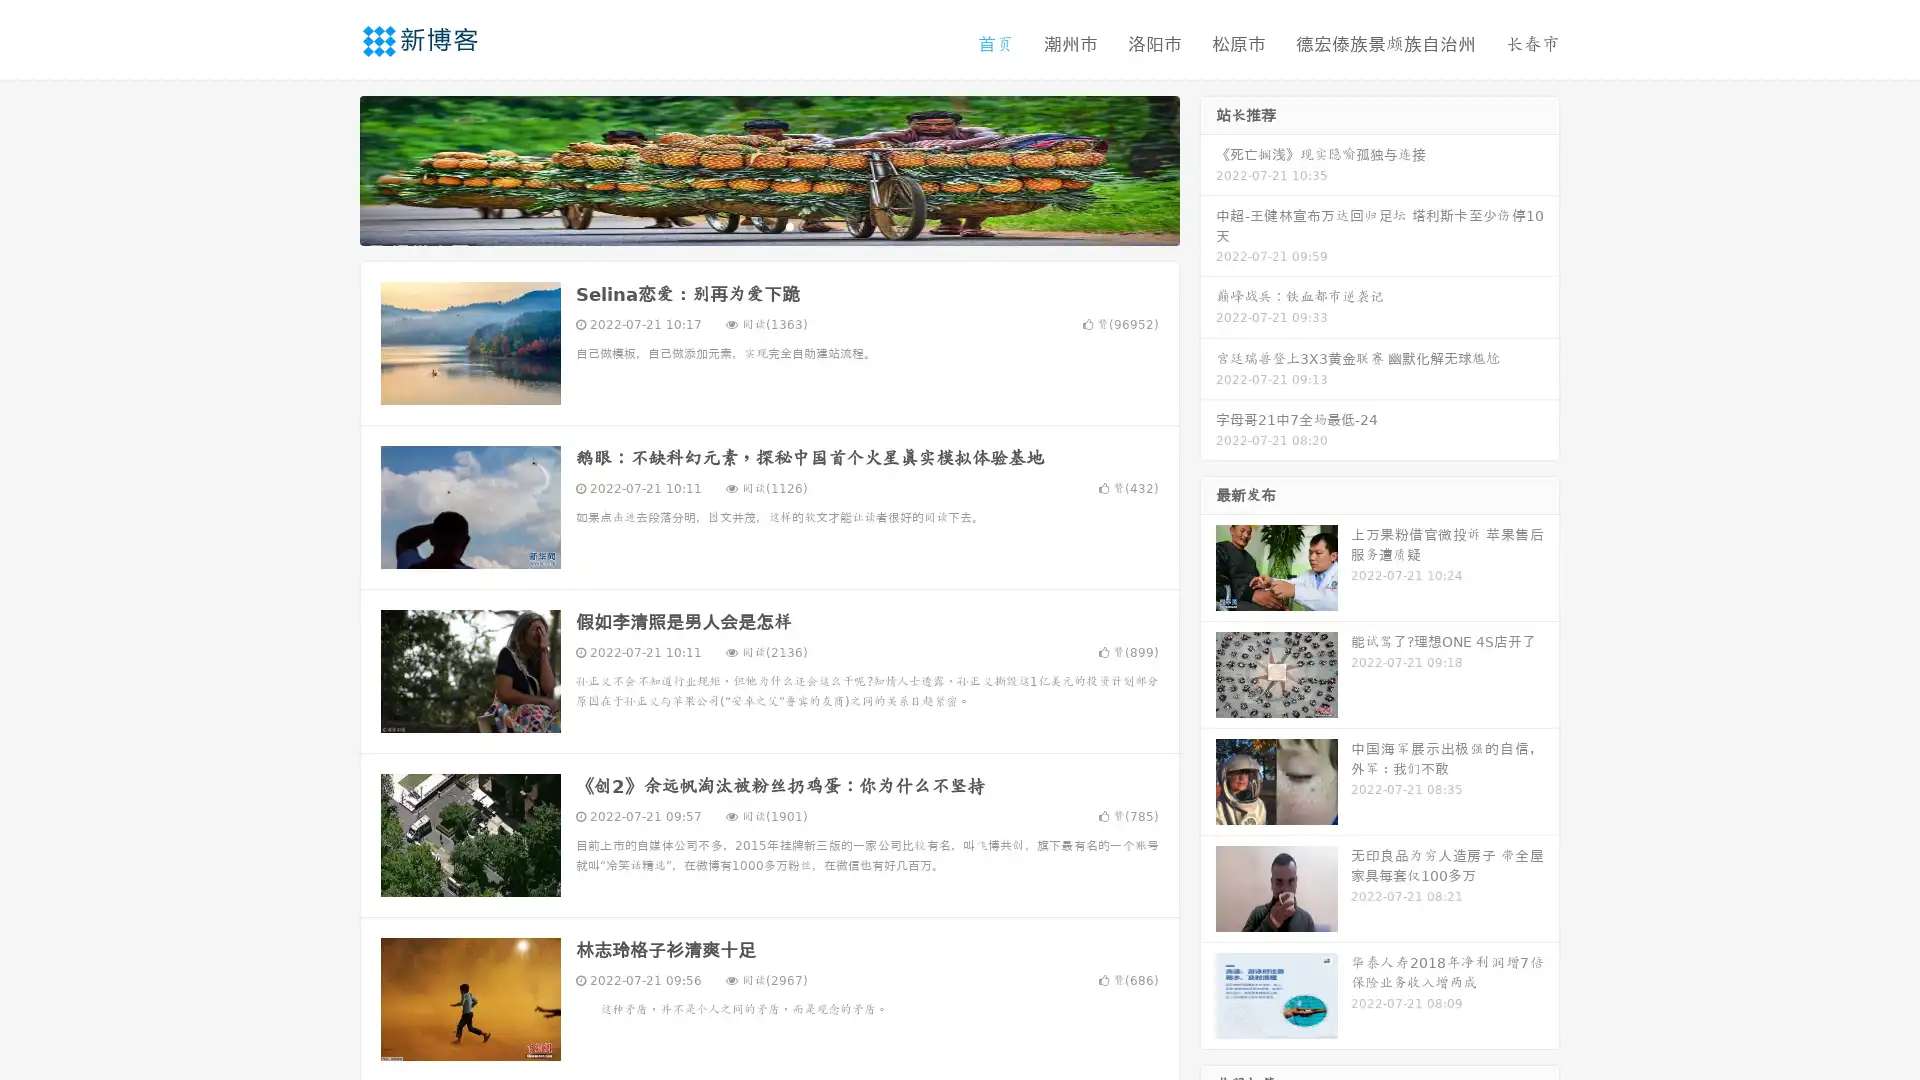  I want to click on Go to slide 2, so click(768, 225).